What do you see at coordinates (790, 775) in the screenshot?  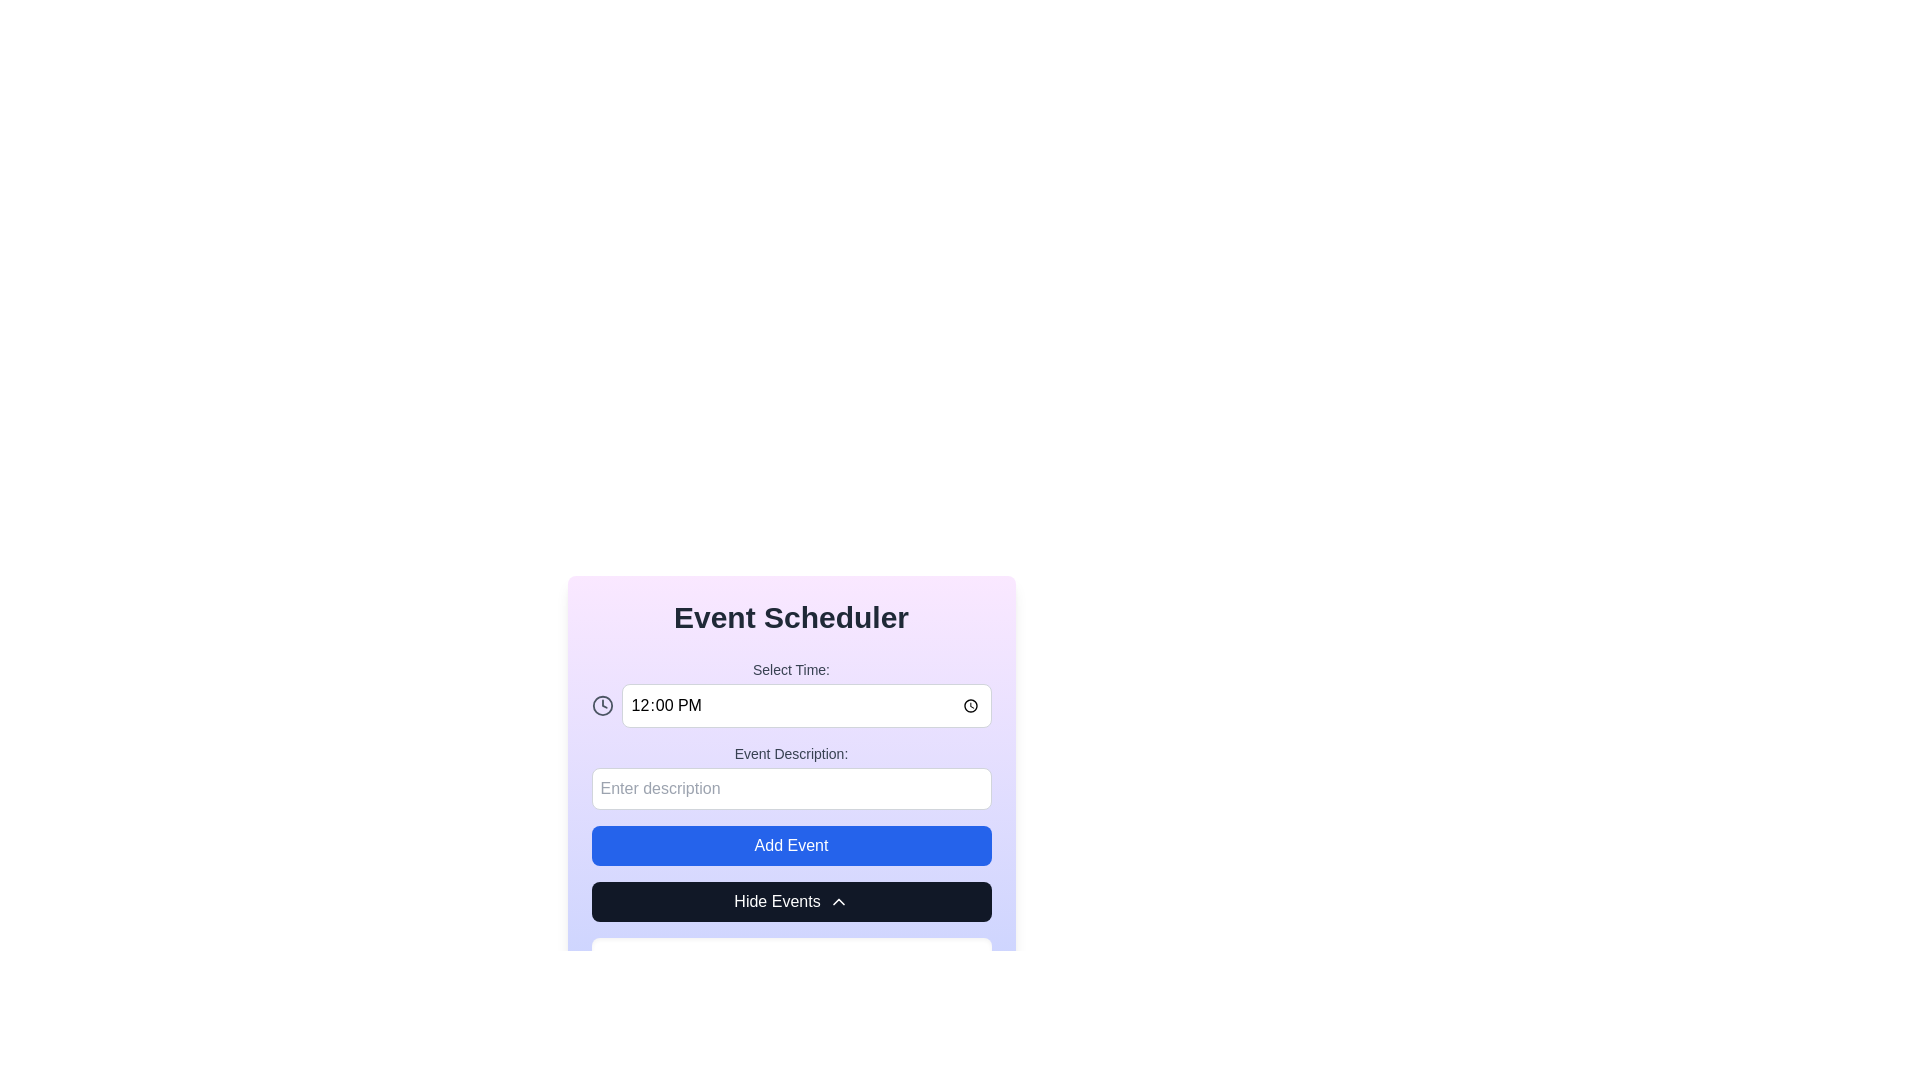 I see `the text input field located below the 'Select Time:' section and above the 'Add Event' button to focus on it` at bounding box center [790, 775].